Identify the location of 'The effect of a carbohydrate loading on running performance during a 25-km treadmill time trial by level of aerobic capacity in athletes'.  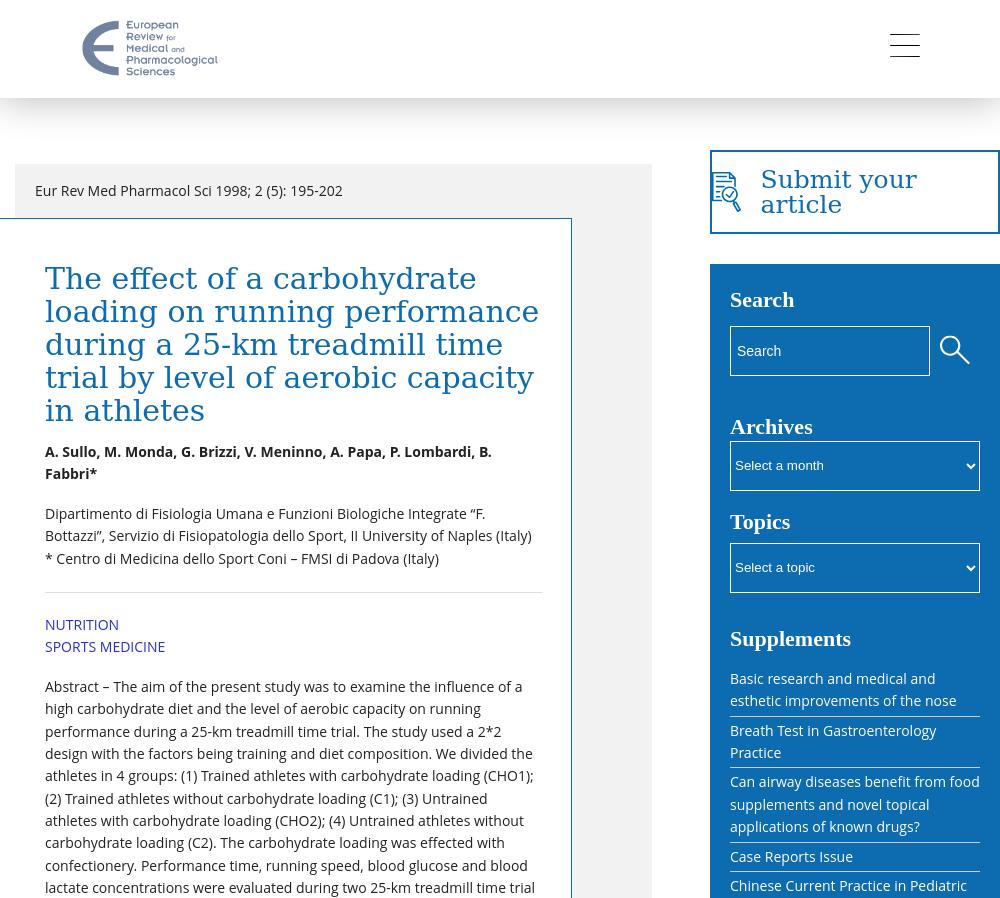
(292, 344).